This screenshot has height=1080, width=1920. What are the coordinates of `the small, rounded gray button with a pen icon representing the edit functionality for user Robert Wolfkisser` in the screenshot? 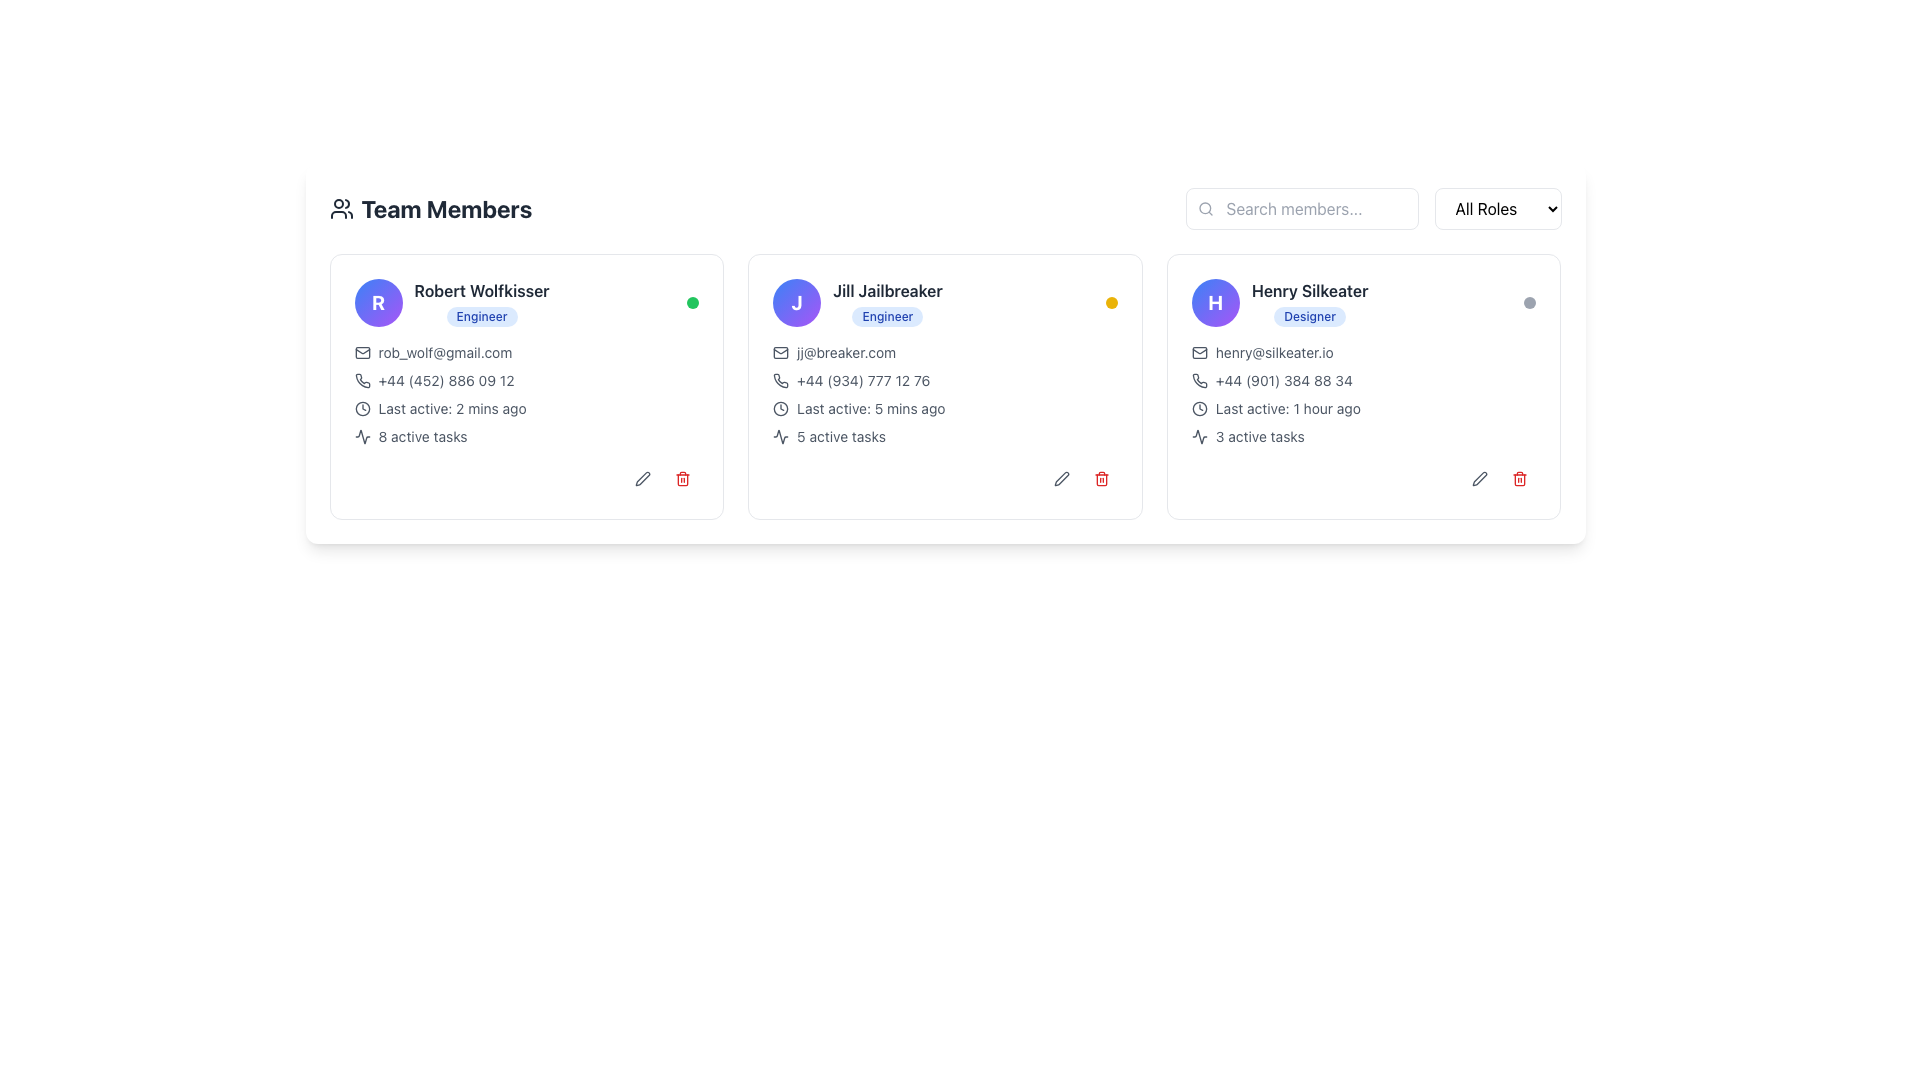 It's located at (643, 478).